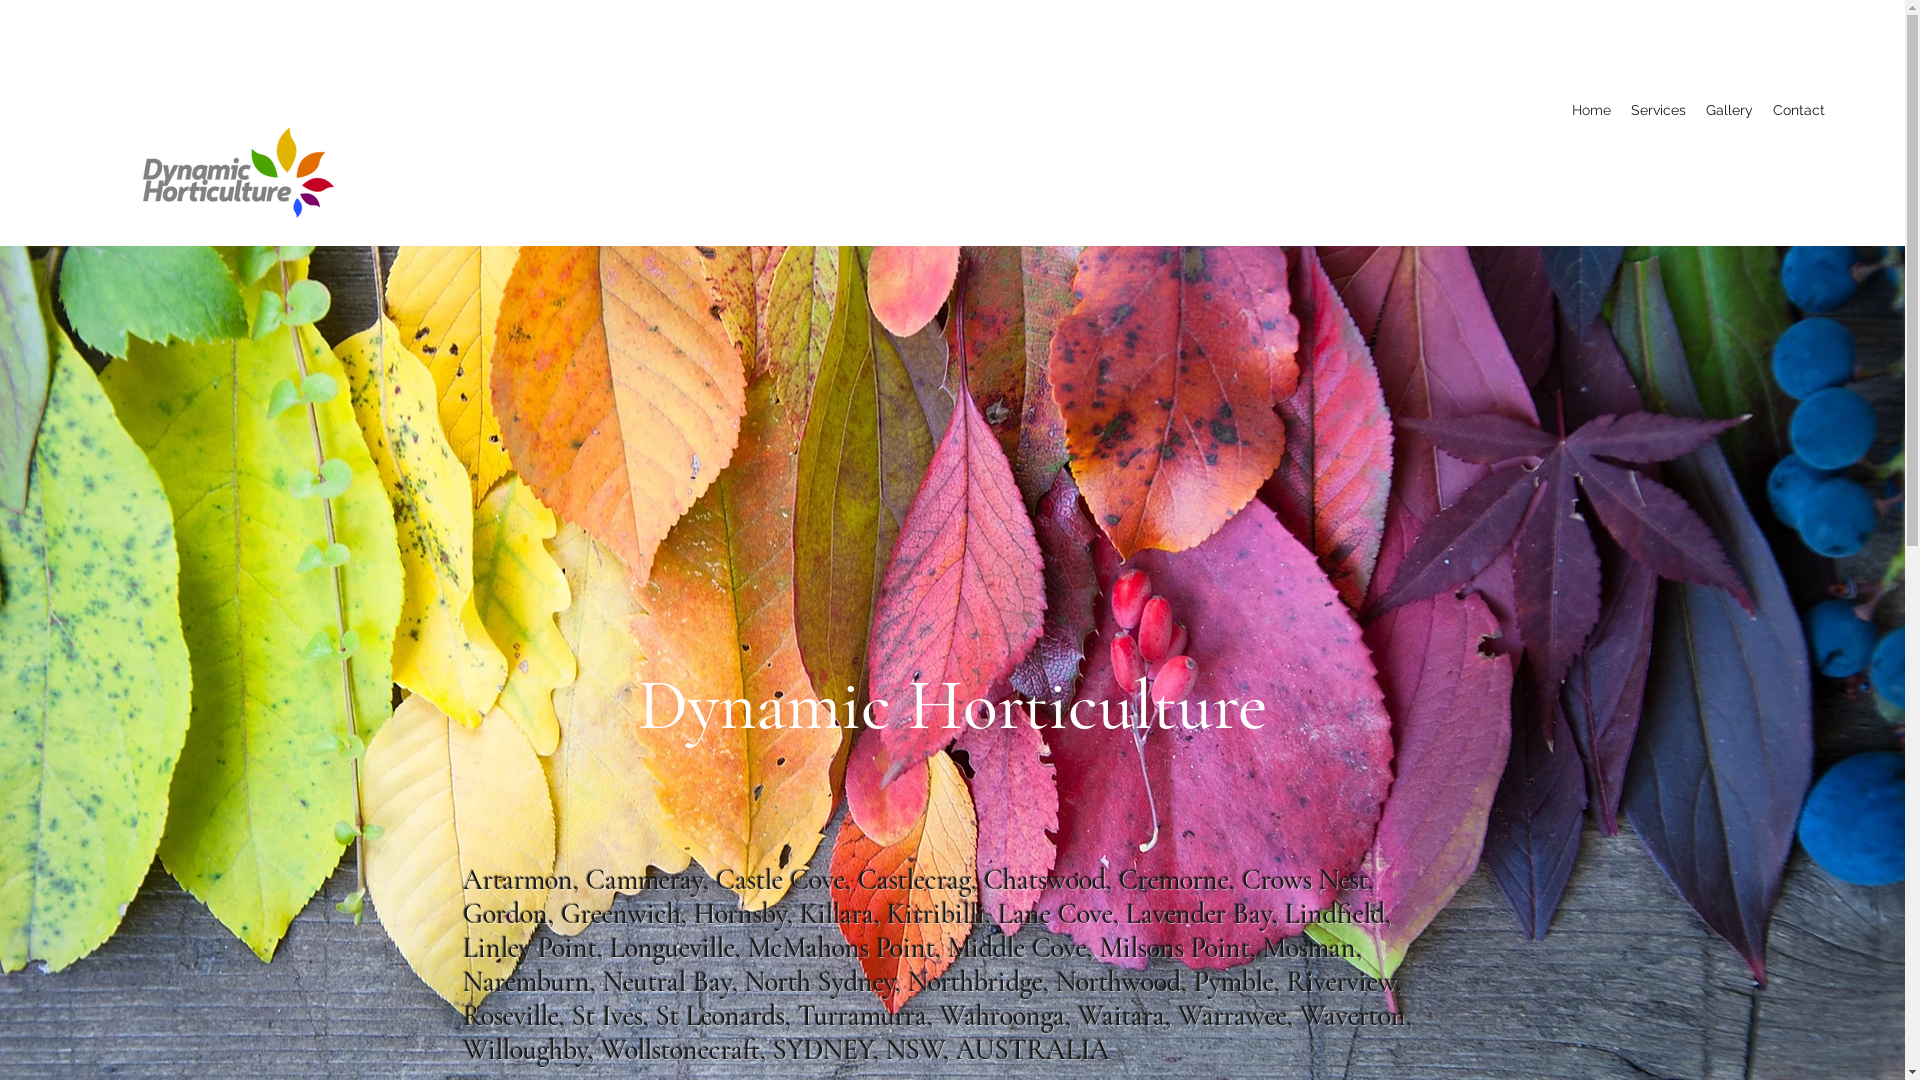 Image resolution: width=1920 pixels, height=1080 pixels. Describe the element at coordinates (1658, 110) in the screenshot. I see `'Services'` at that location.